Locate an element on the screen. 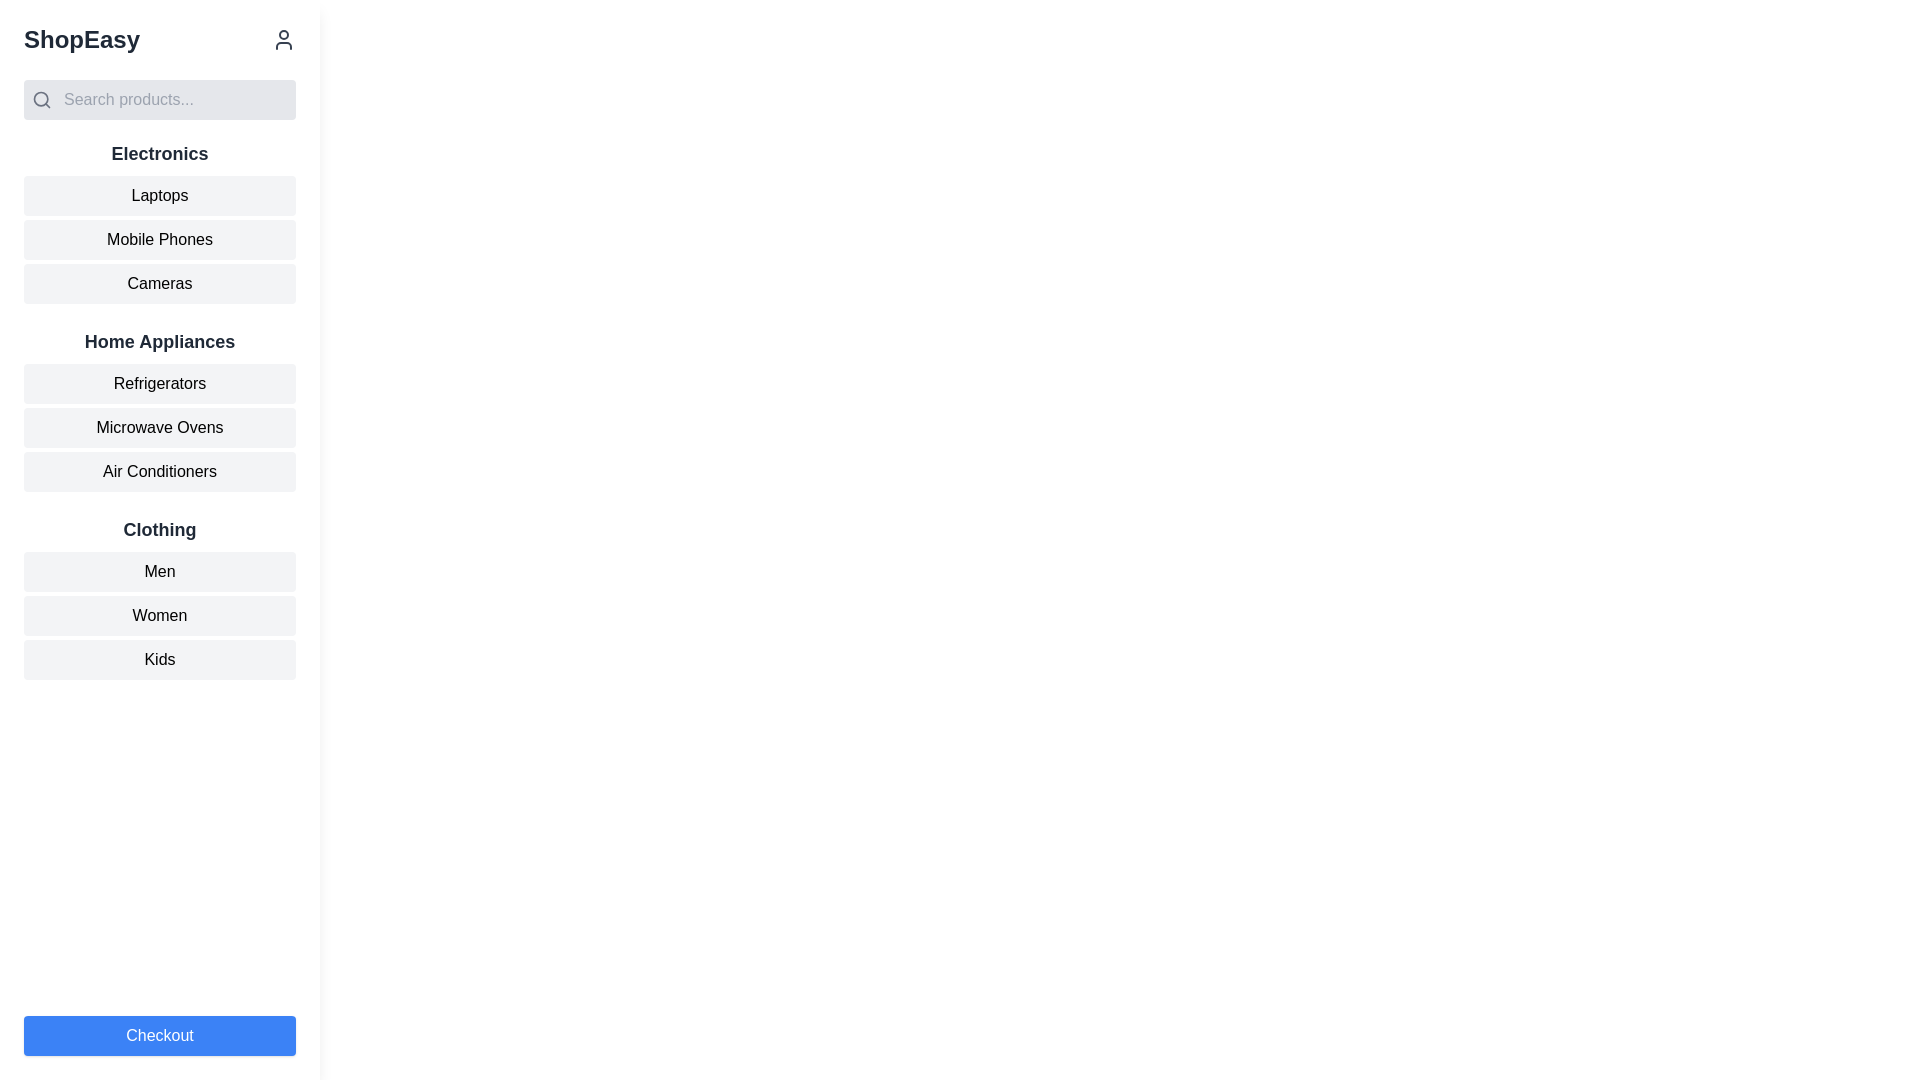 This screenshot has height=1080, width=1920. the 'Kids' button, which is a rectangular button with a light gray background and black text, positioned under the 'Women' button in the 'Clothing' section is located at coordinates (158, 659).